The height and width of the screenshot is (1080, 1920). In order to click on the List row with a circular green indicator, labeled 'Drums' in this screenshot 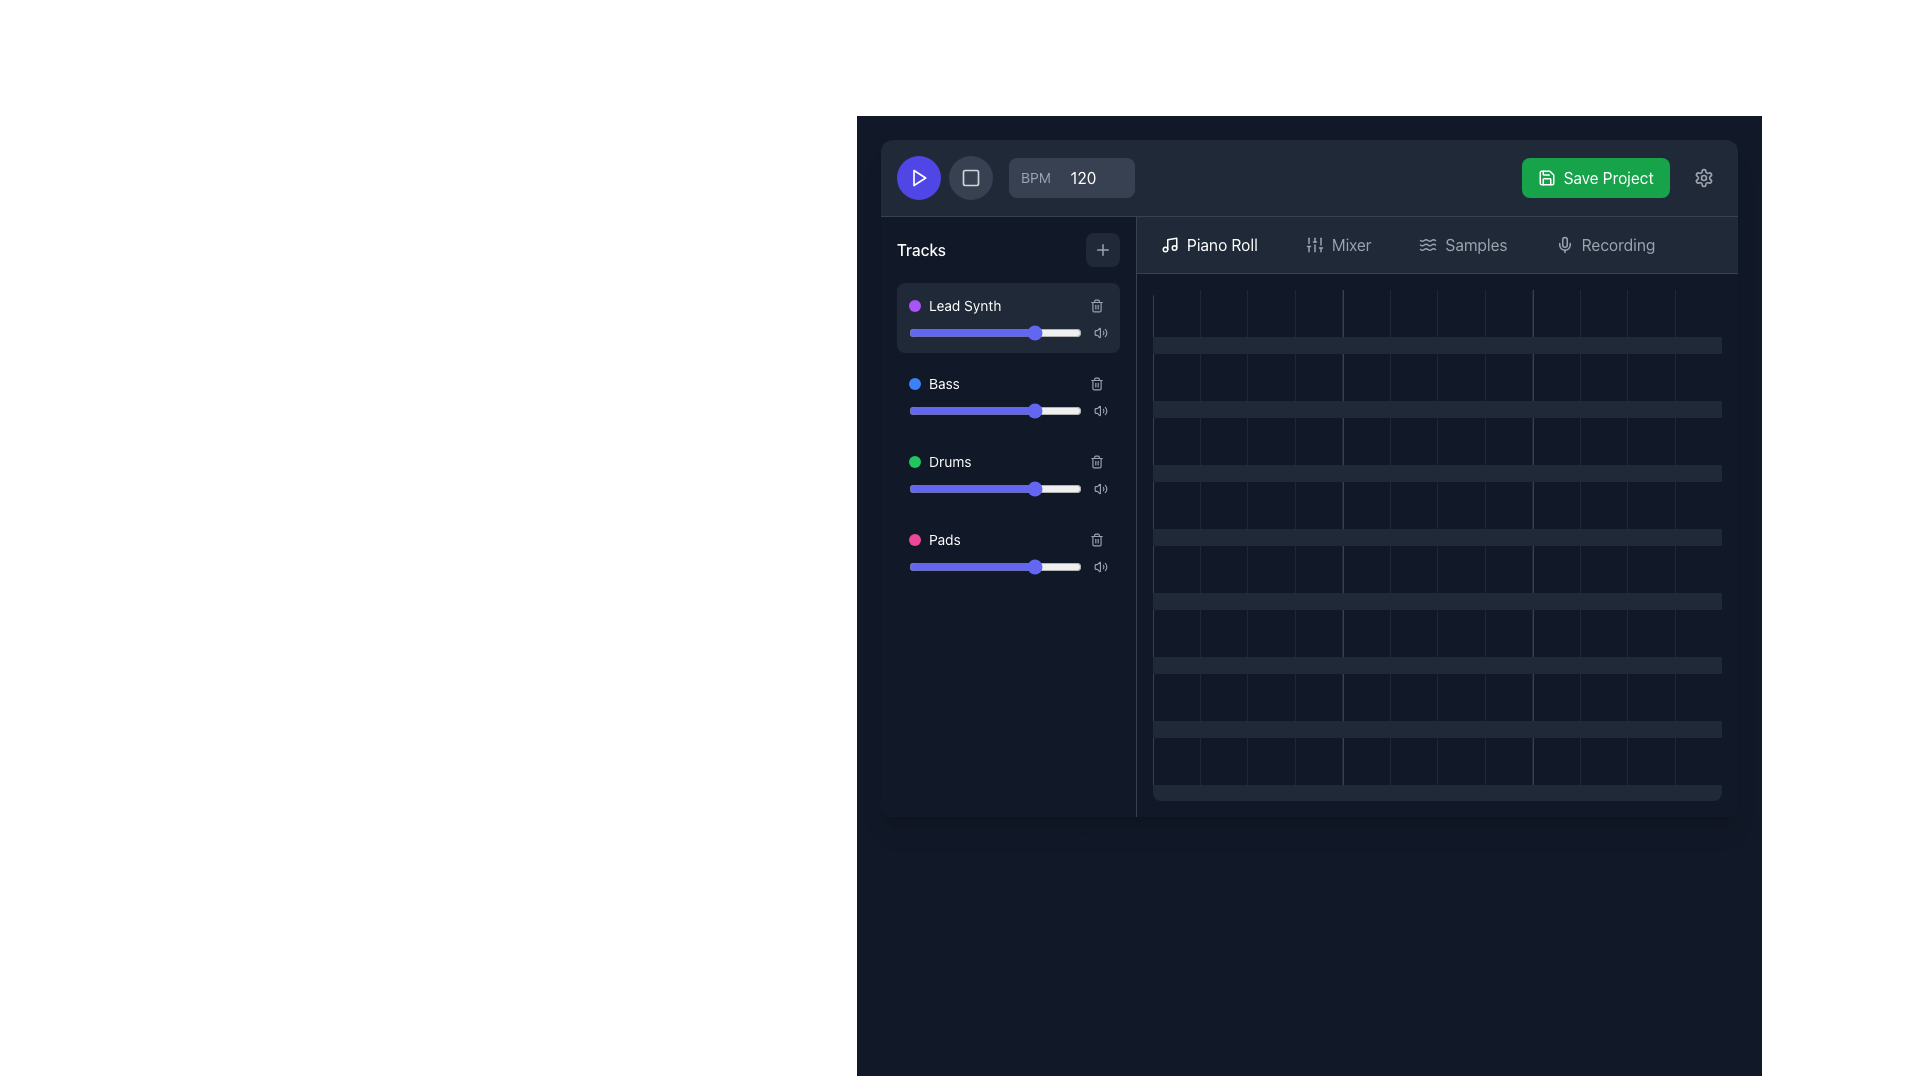, I will do `click(1008, 462)`.